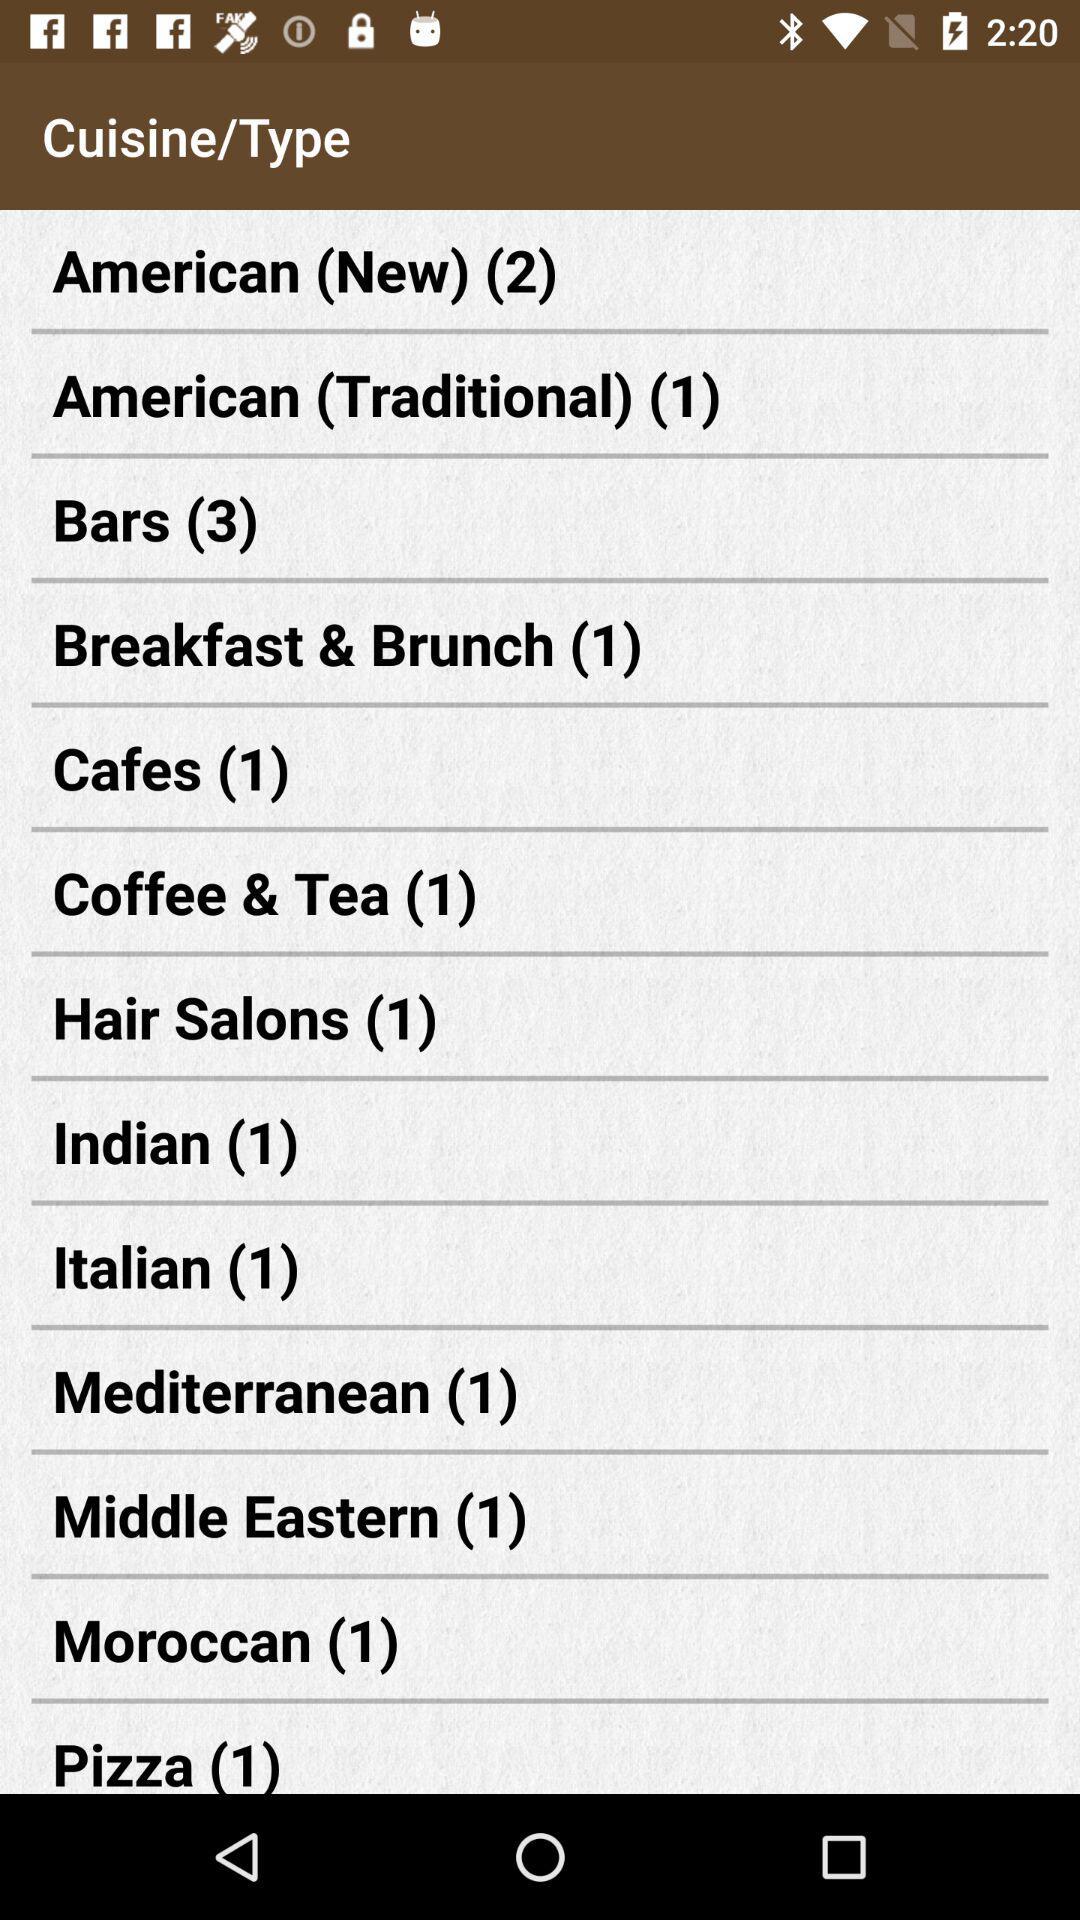 This screenshot has width=1080, height=1920. Describe the element at coordinates (540, 1264) in the screenshot. I see `the text italian1` at that location.